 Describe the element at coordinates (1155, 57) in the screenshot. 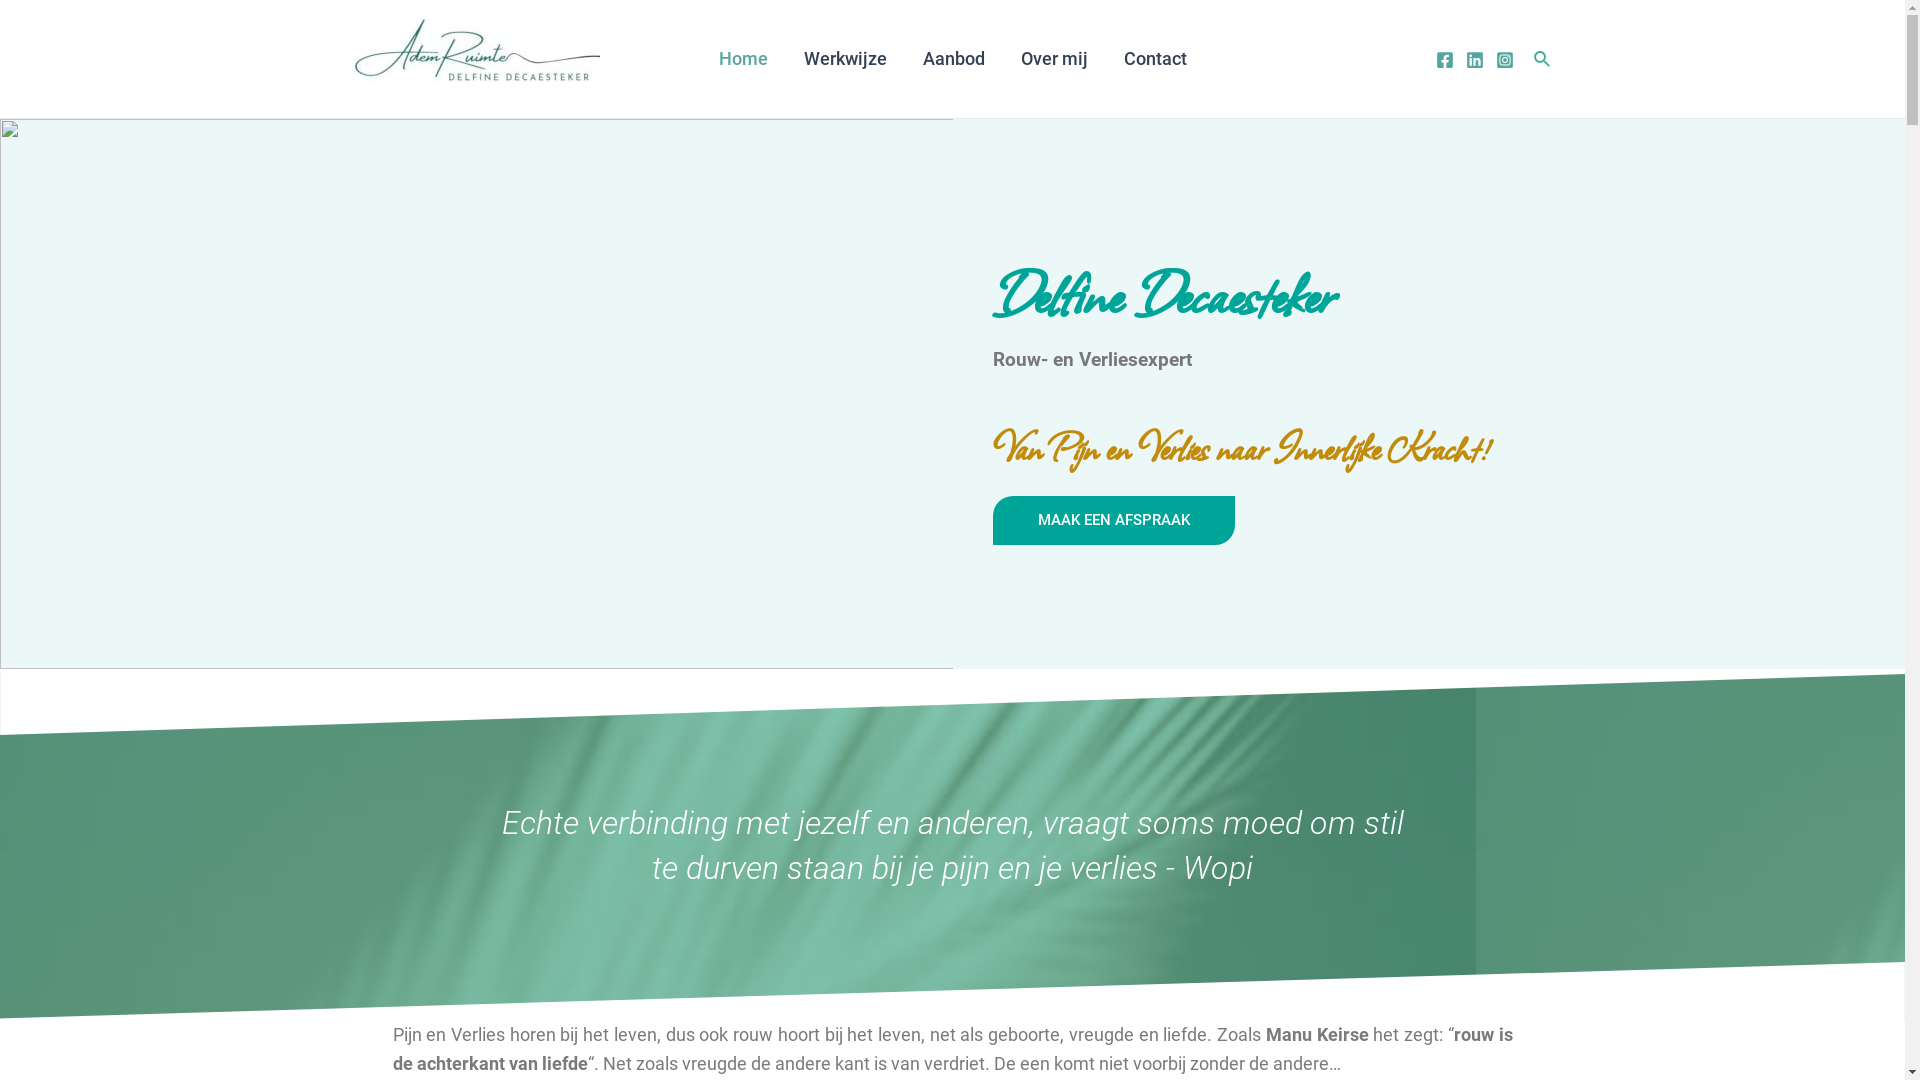

I see `'Contact'` at that location.